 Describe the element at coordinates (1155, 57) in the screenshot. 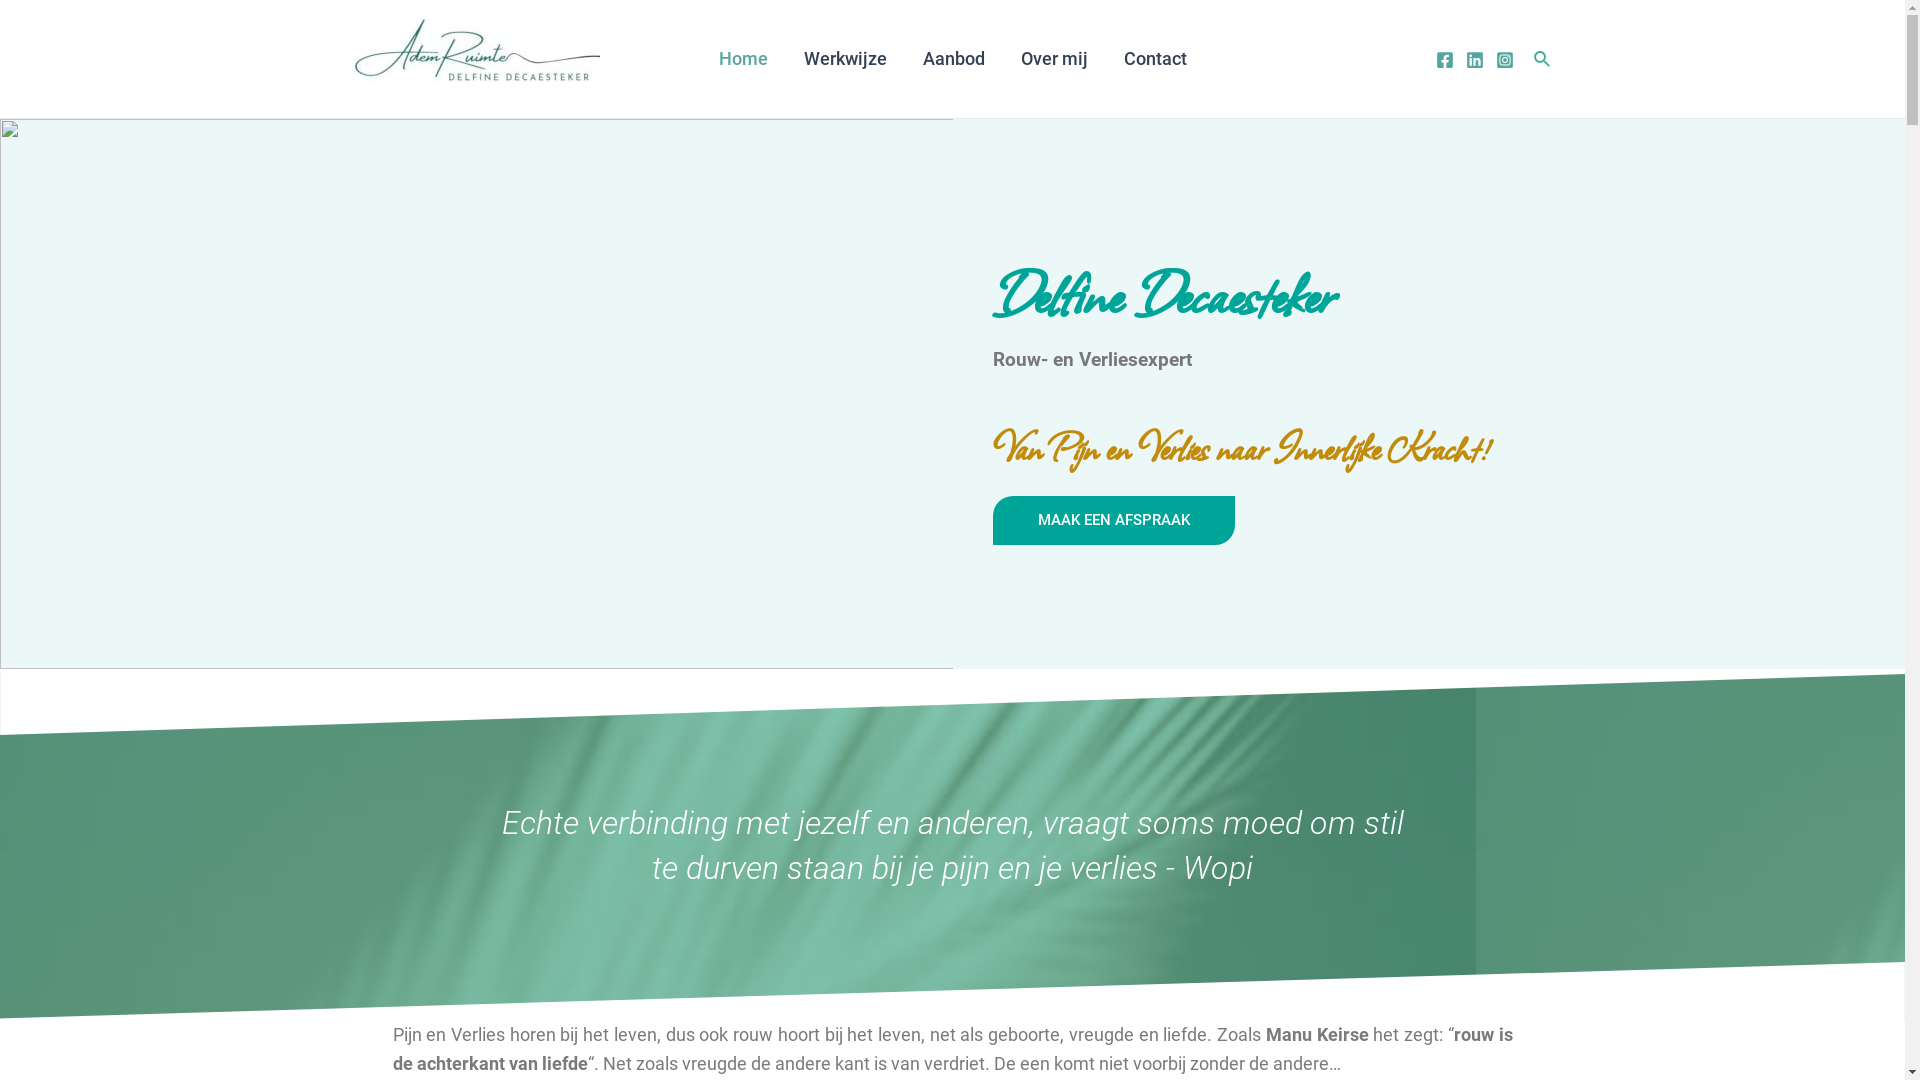

I see `'Contact'` at that location.